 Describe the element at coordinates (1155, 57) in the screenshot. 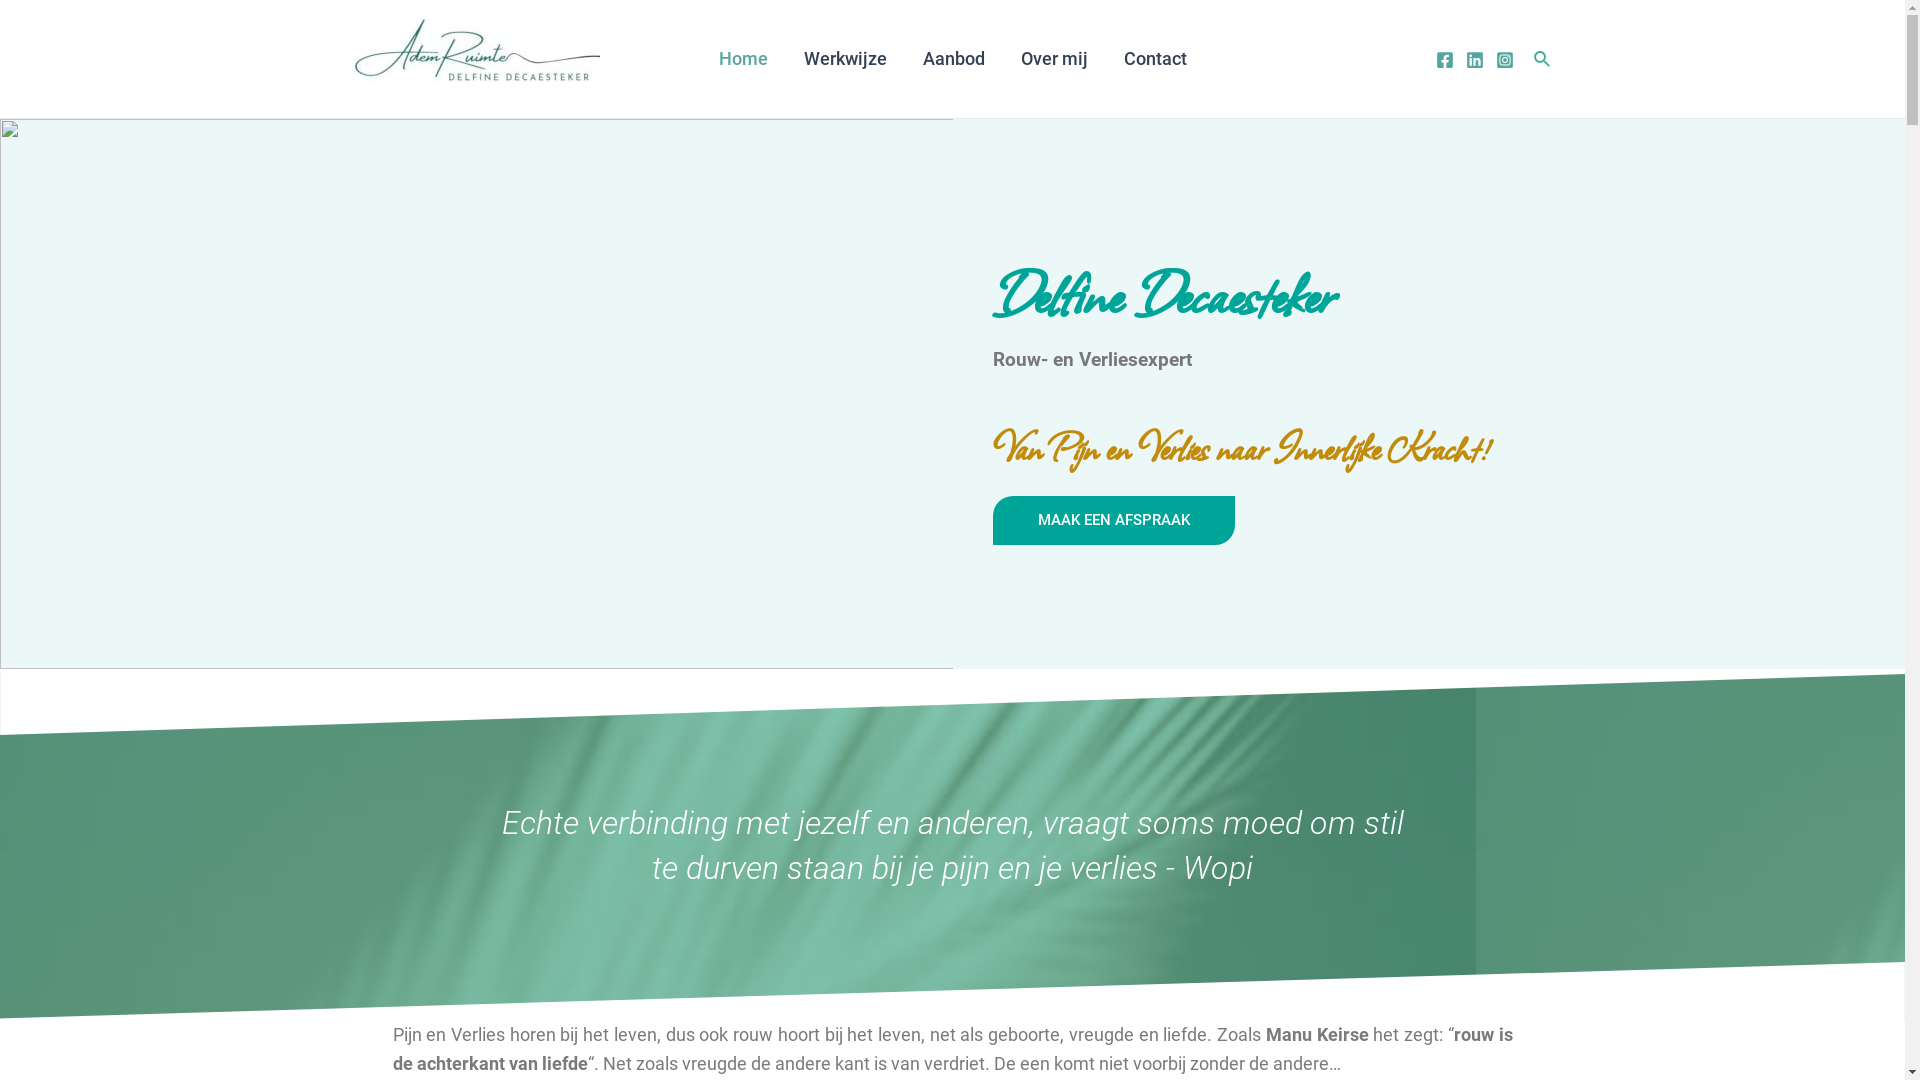

I see `'Contact'` at that location.